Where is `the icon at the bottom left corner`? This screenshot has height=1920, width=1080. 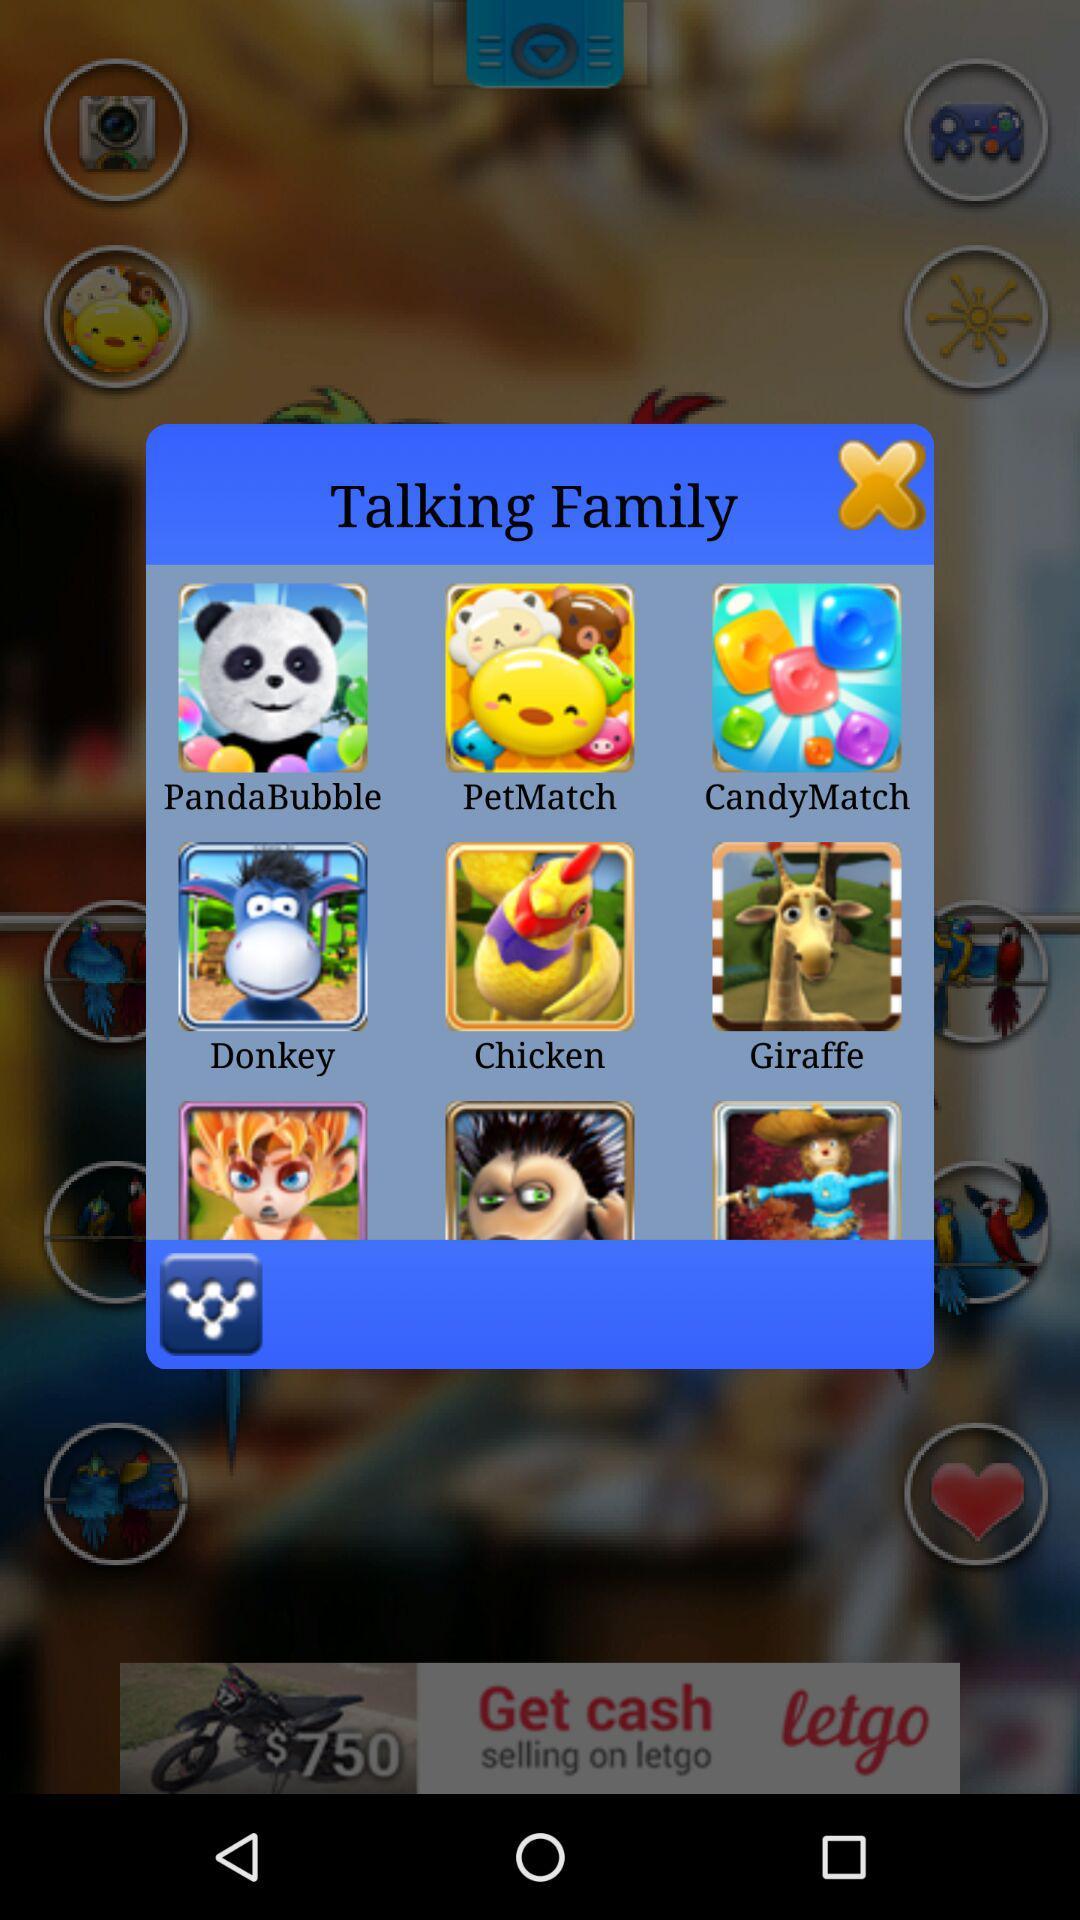
the icon at the bottom left corner is located at coordinates (211, 1304).